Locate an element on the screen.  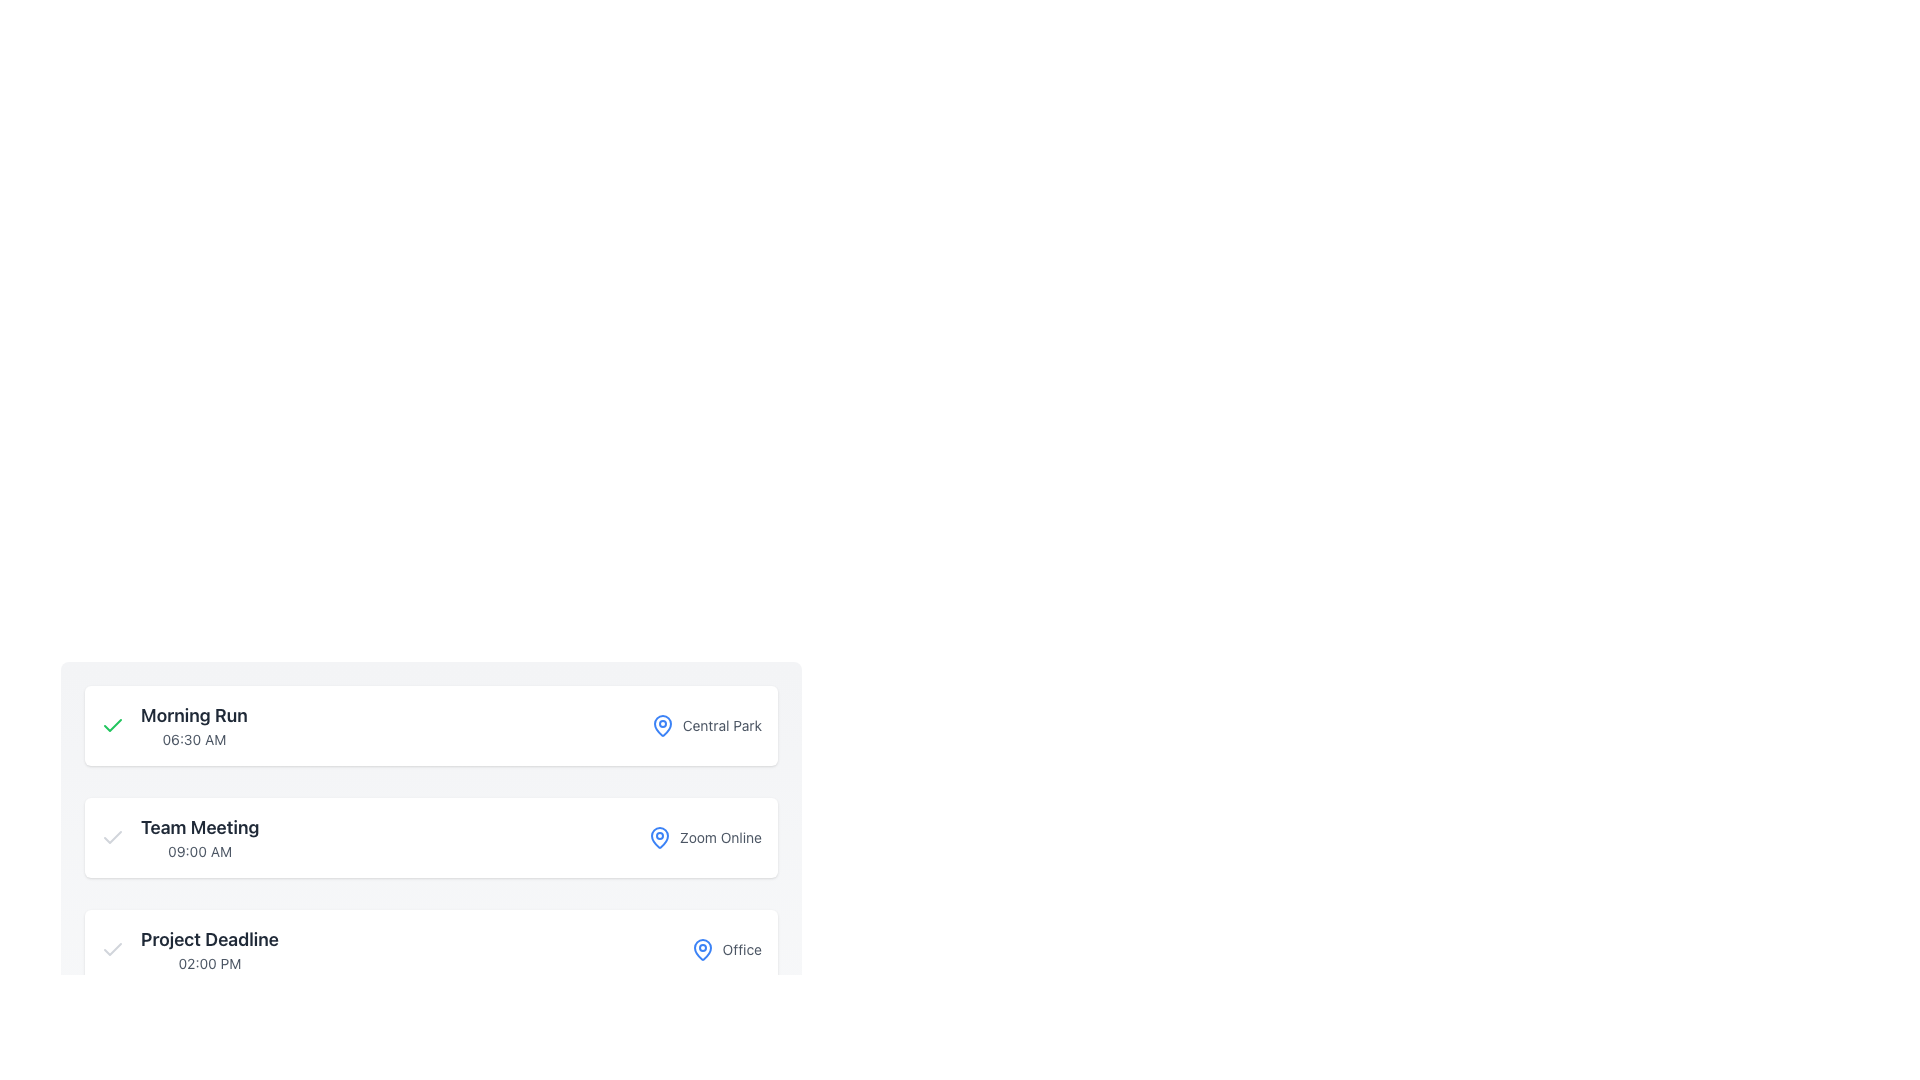
the icon that visually indicates a location or place, located immediately to the left of the text 'Office' in the 'Project Deadline' section is located at coordinates (702, 948).